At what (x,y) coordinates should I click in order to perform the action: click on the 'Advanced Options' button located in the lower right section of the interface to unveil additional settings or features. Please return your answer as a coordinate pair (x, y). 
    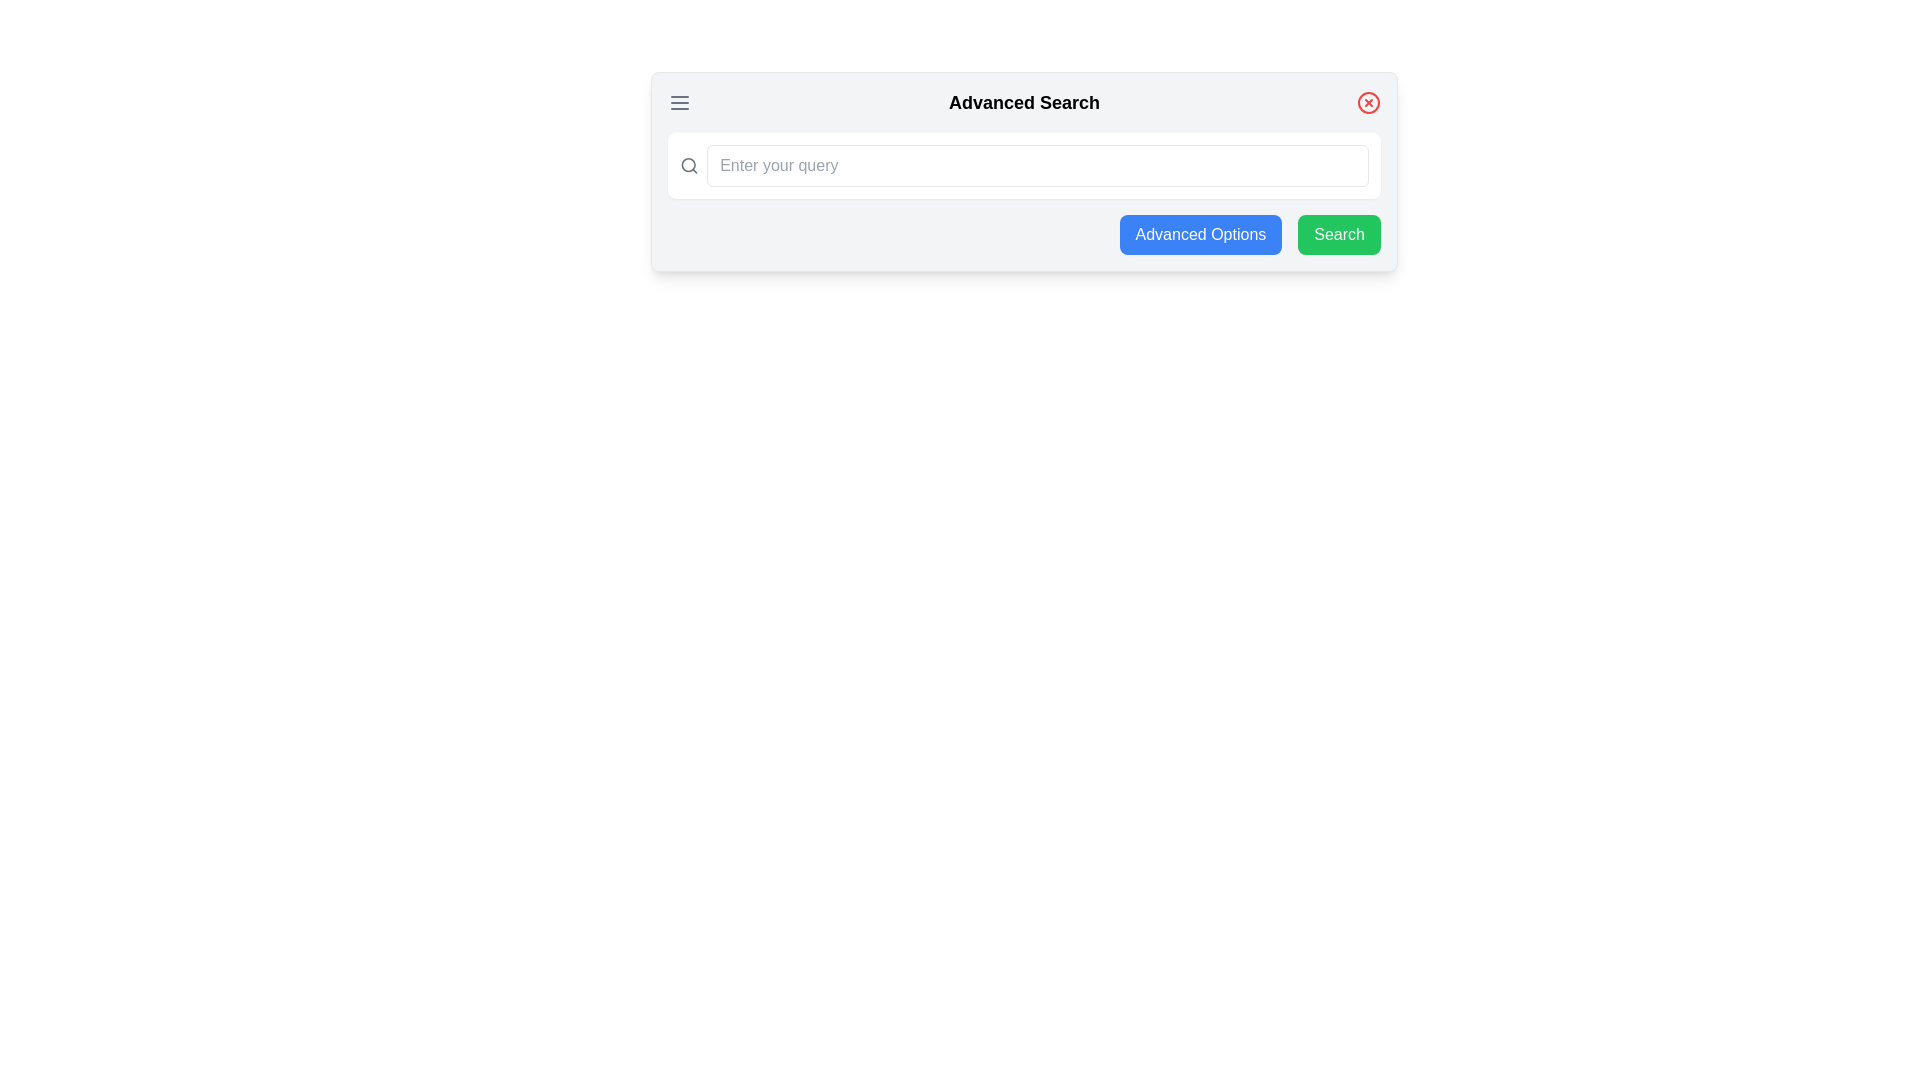
    Looking at the image, I should click on (1200, 234).